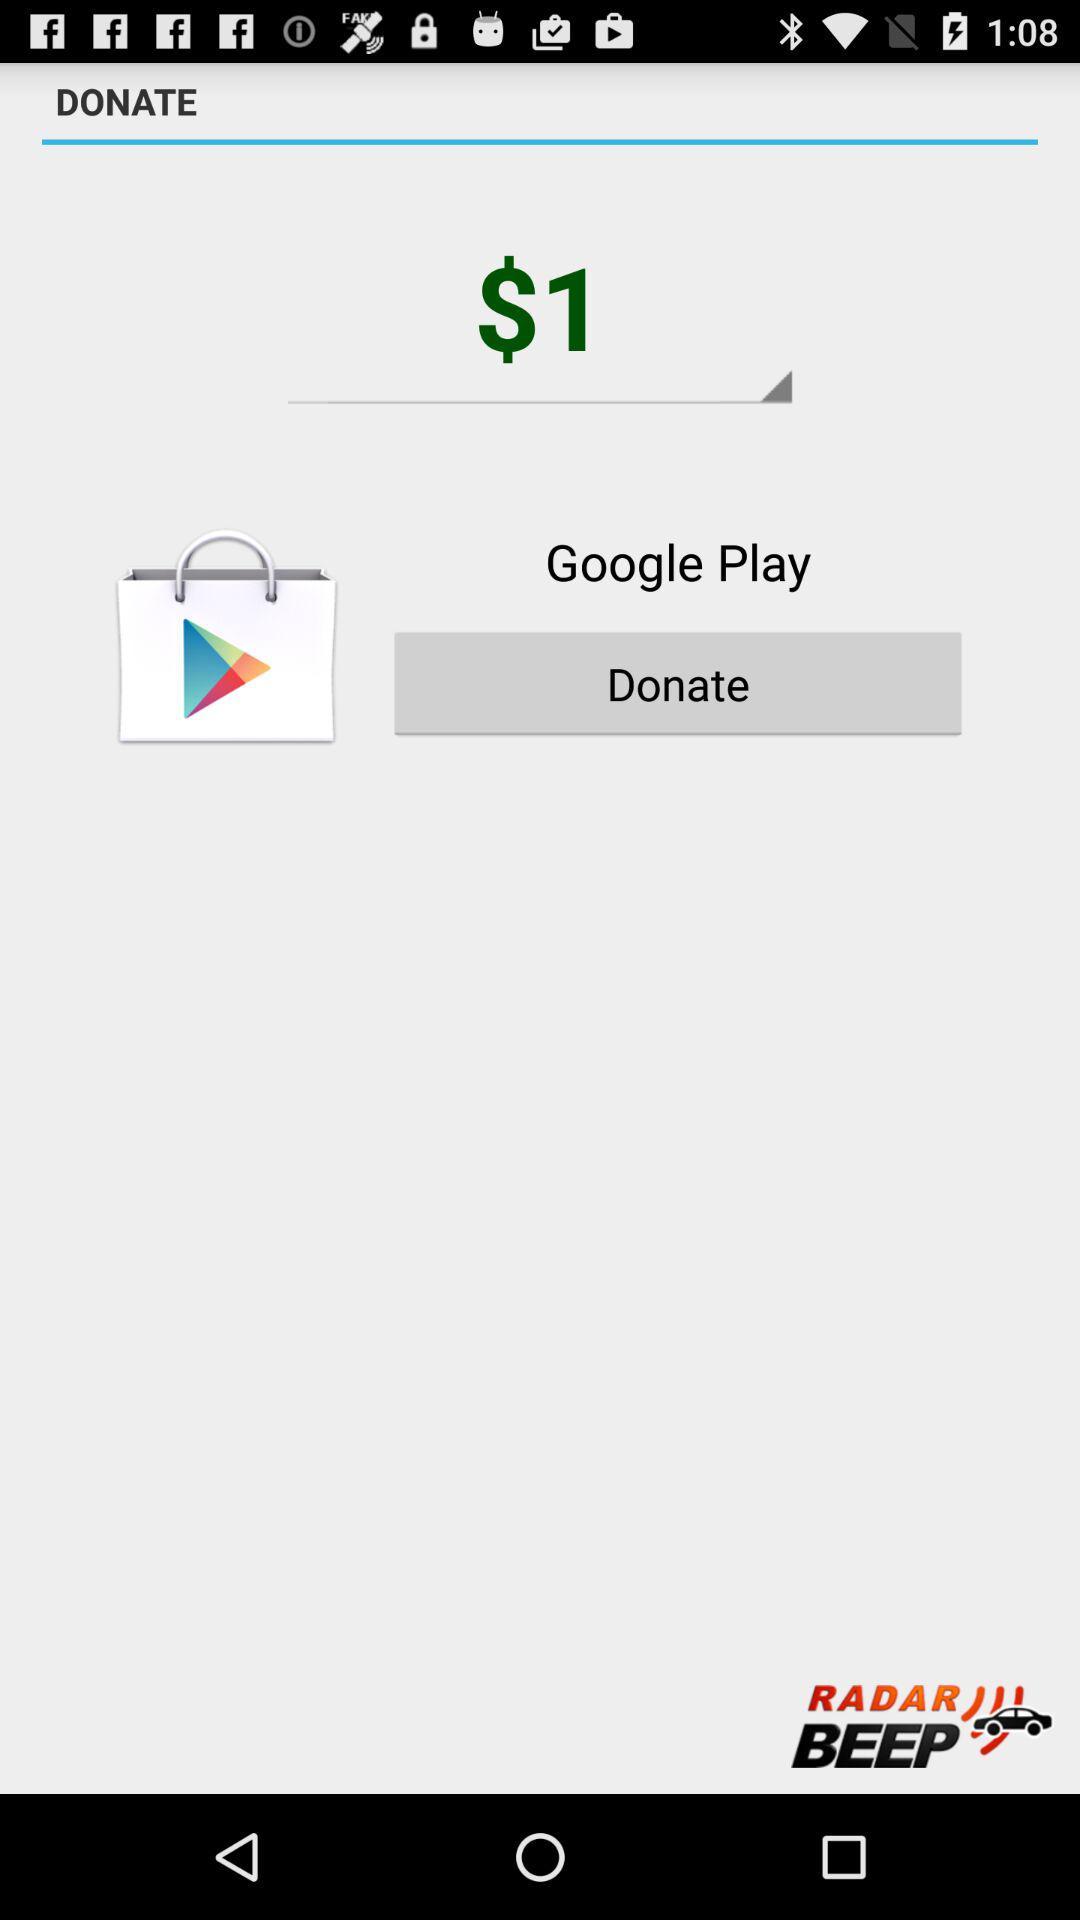 The width and height of the screenshot is (1080, 1920). What do you see at coordinates (540, 304) in the screenshot?
I see `the $1` at bounding box center [540, 304].